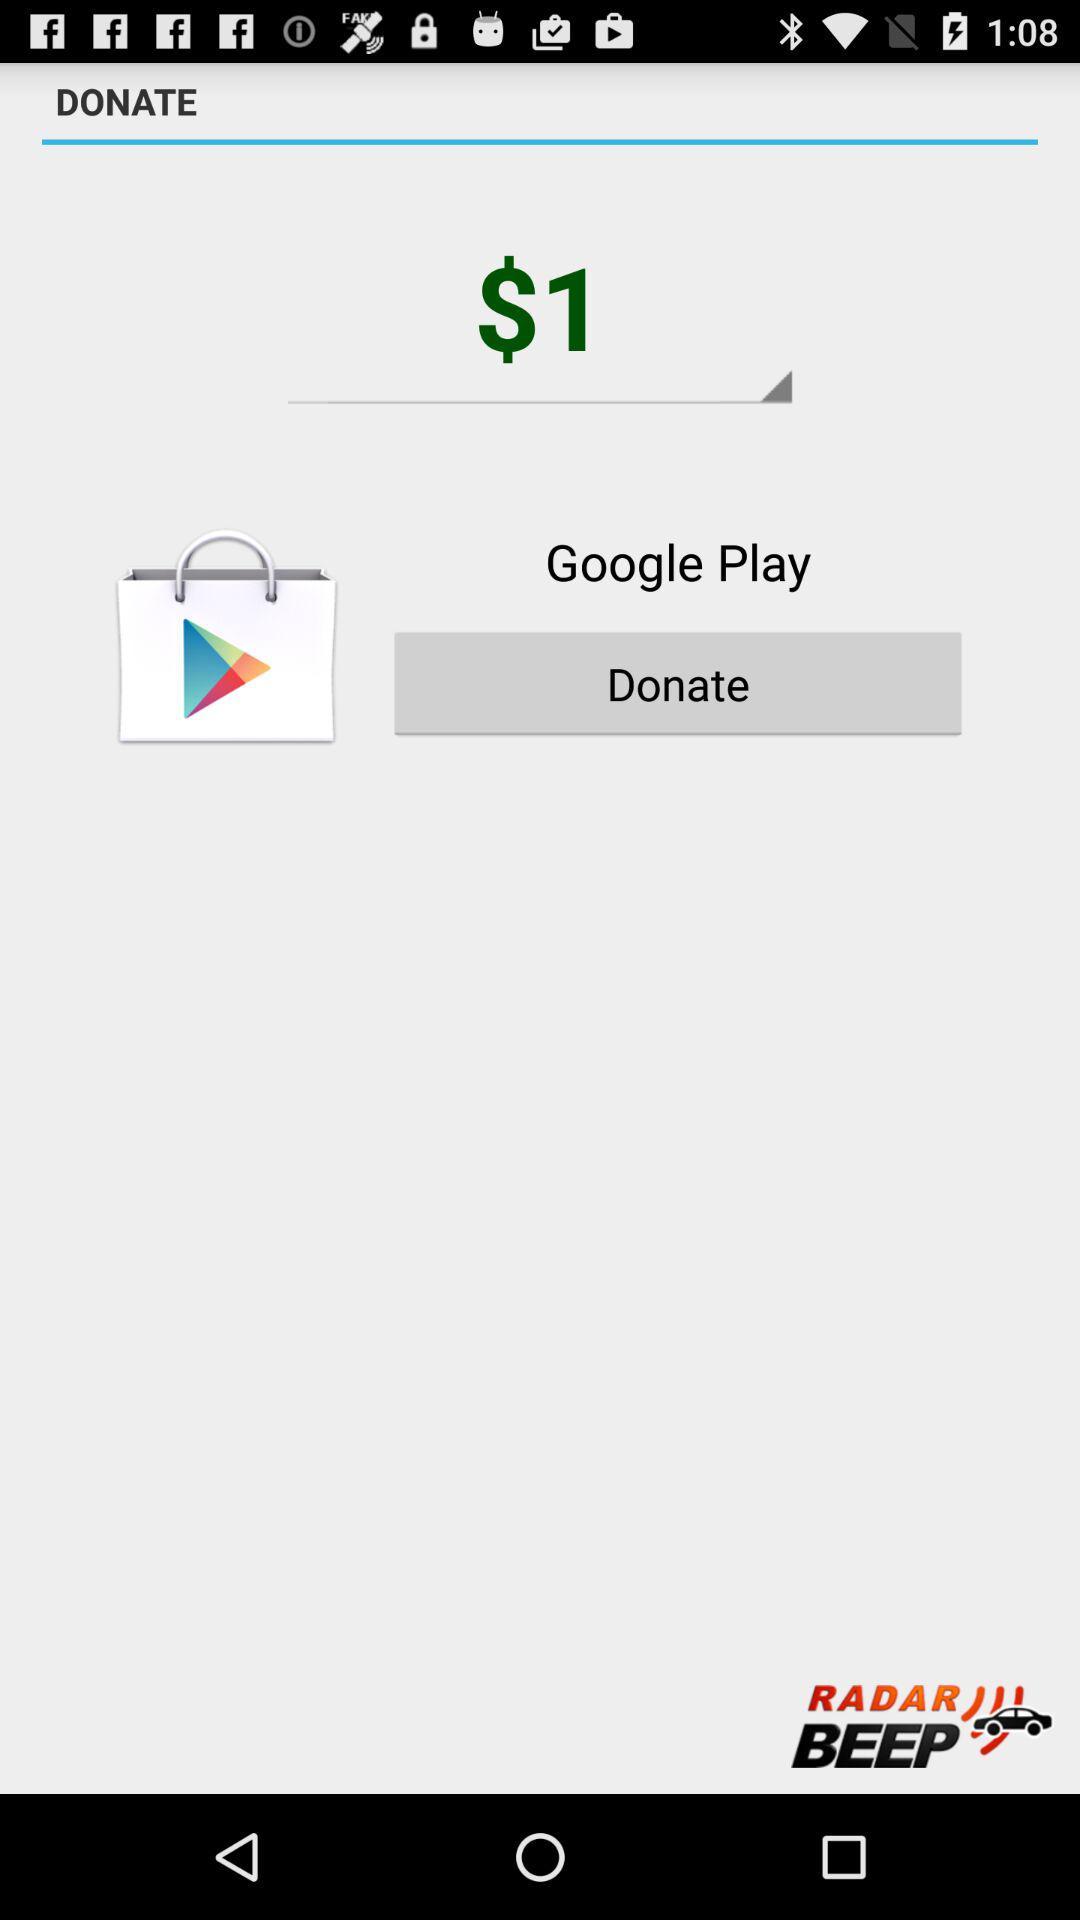 The width and height of the screenshot is (1080, 1920). What do you see at coordinates (540, 304) in the screenshot?
I see `the $1` at bounding box center [540, 304].